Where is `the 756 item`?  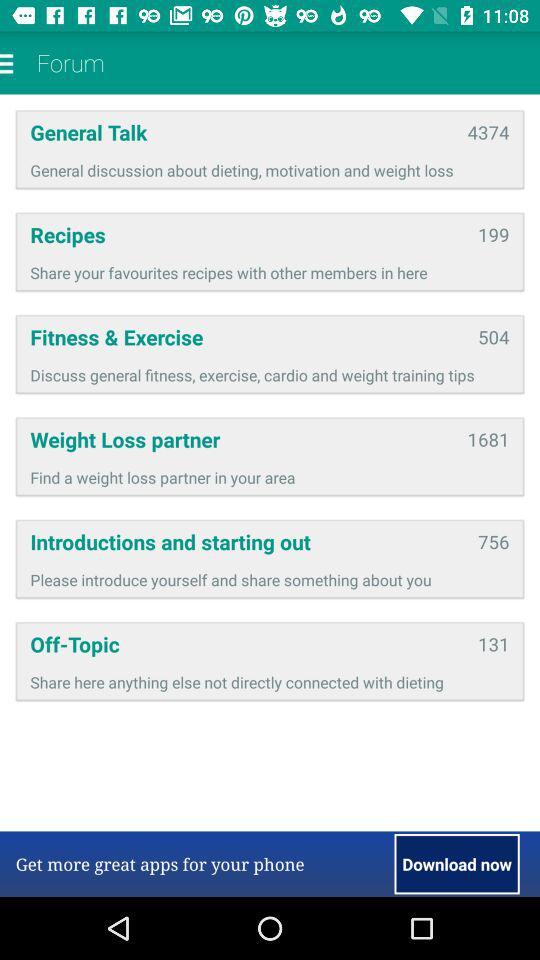
the 756 item is located at coordinates (492, 541).